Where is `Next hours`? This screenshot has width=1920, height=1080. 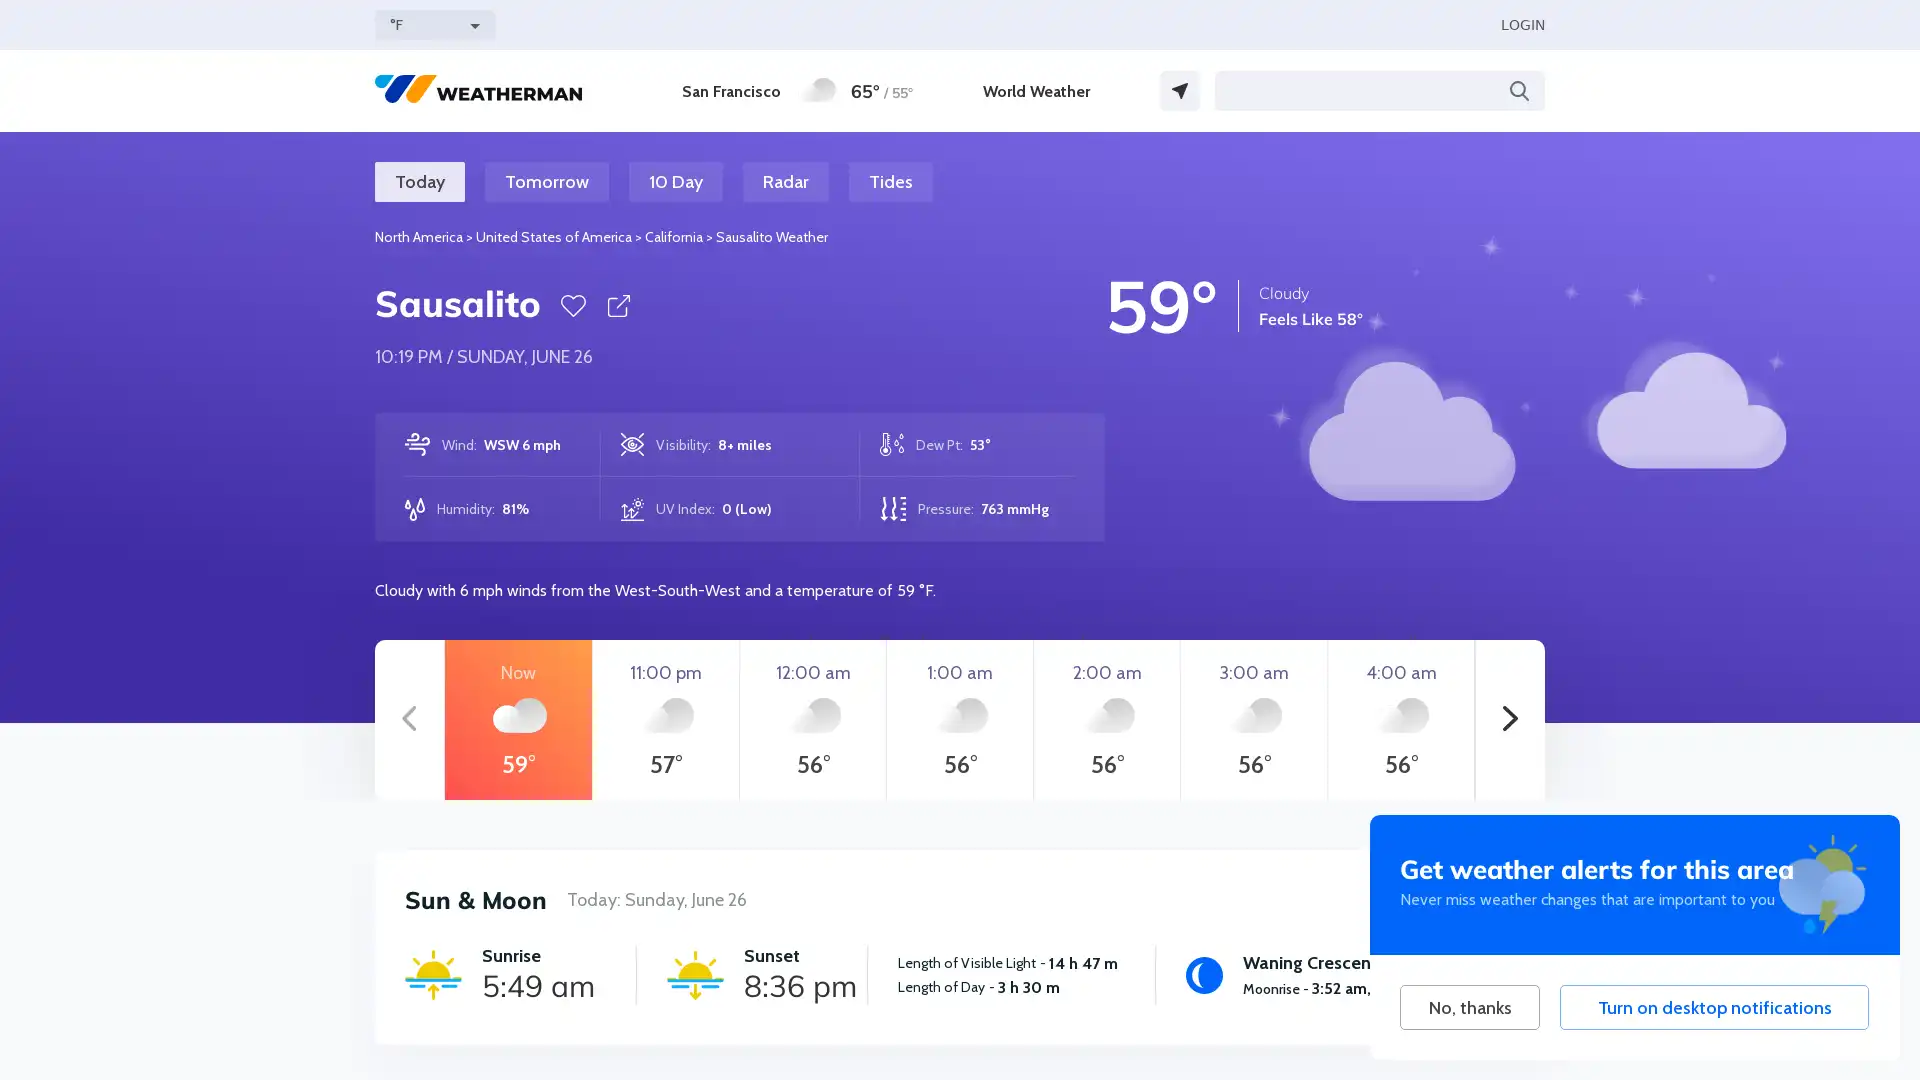 Next hours is located at coordinates (1510, 720).